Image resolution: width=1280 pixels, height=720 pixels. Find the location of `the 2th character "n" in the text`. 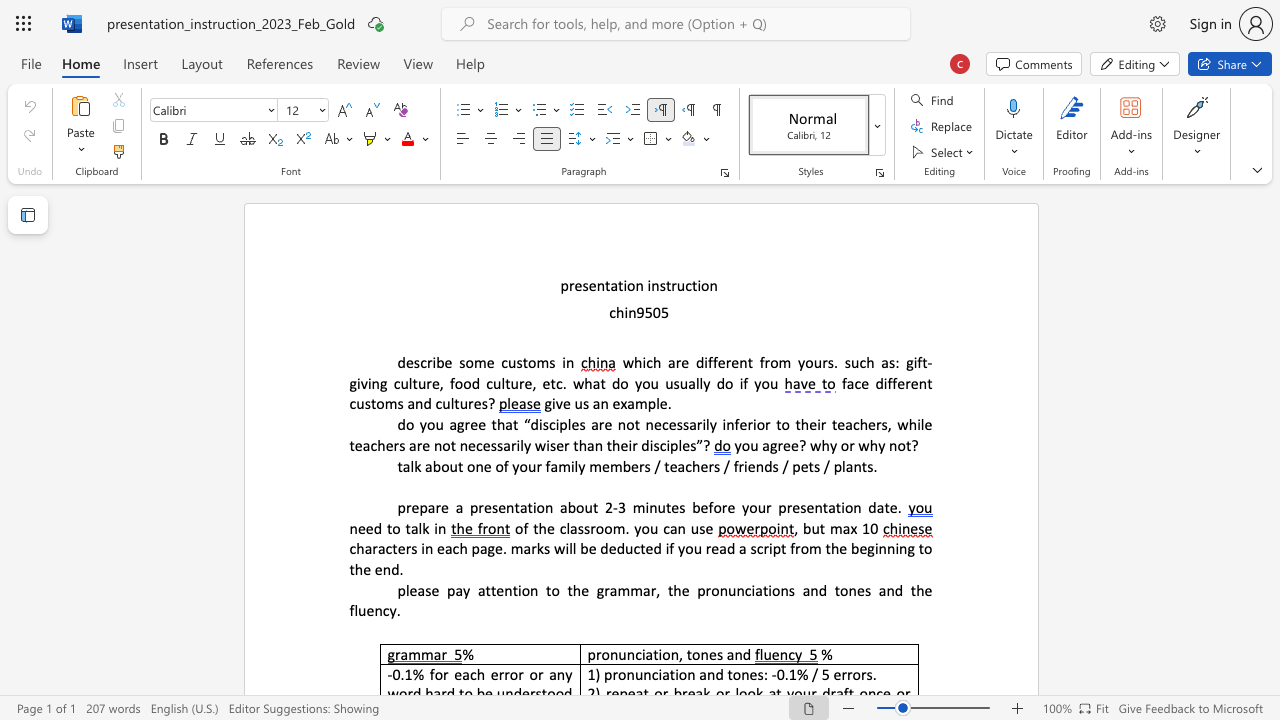

the 2th character "n" in the text is located at coordinates (629, 654).